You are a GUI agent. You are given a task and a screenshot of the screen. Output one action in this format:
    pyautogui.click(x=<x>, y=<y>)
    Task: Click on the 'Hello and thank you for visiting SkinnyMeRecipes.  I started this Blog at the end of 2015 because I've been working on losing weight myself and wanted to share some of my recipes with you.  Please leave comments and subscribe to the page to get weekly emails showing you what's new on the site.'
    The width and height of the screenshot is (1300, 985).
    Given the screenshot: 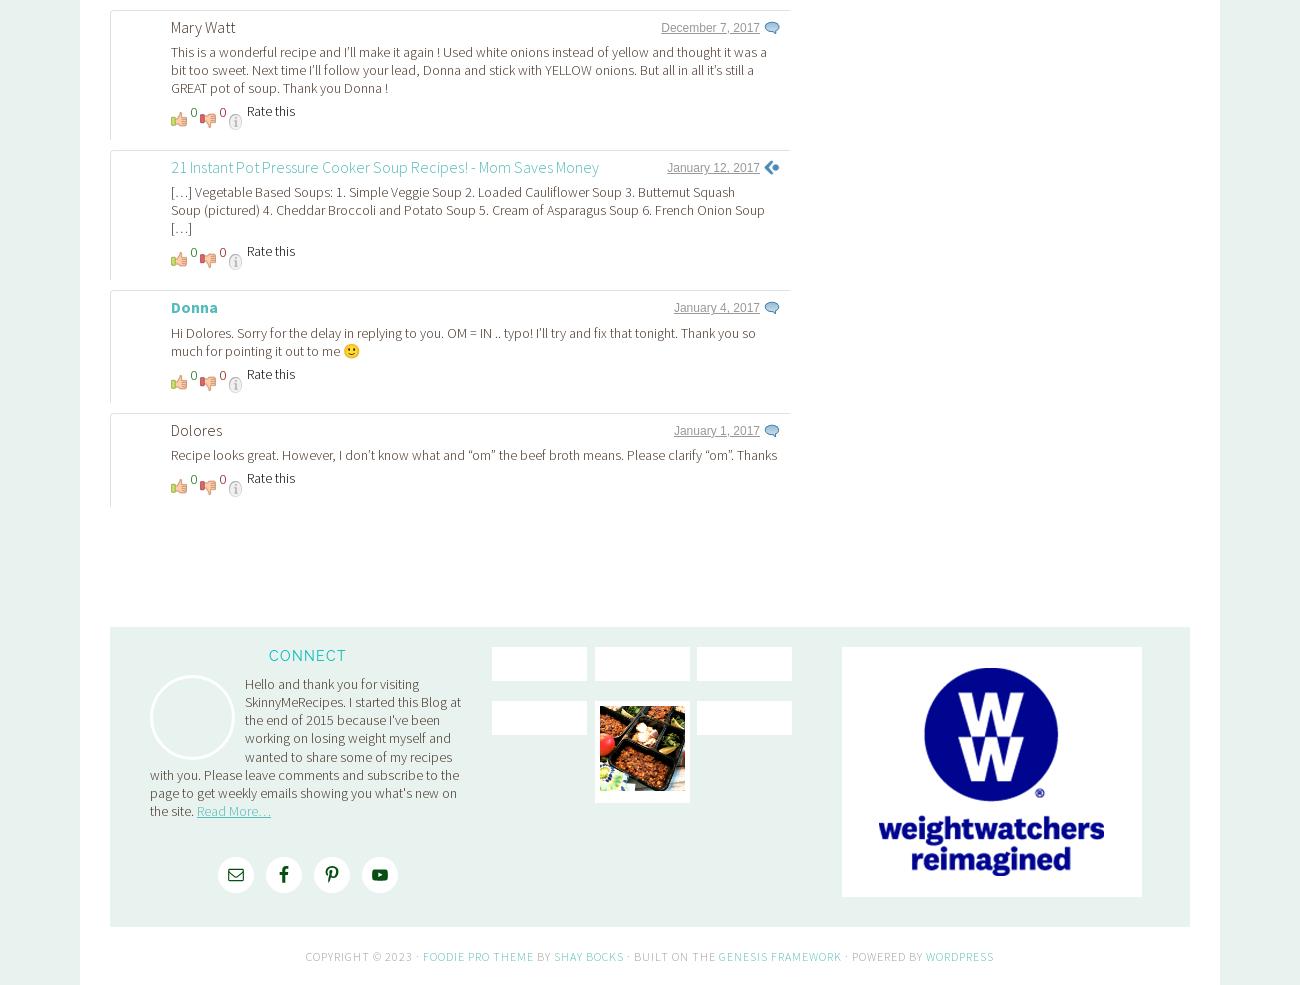 What is the action you would take?
    pyautogui.click(x=305, y=465)
    